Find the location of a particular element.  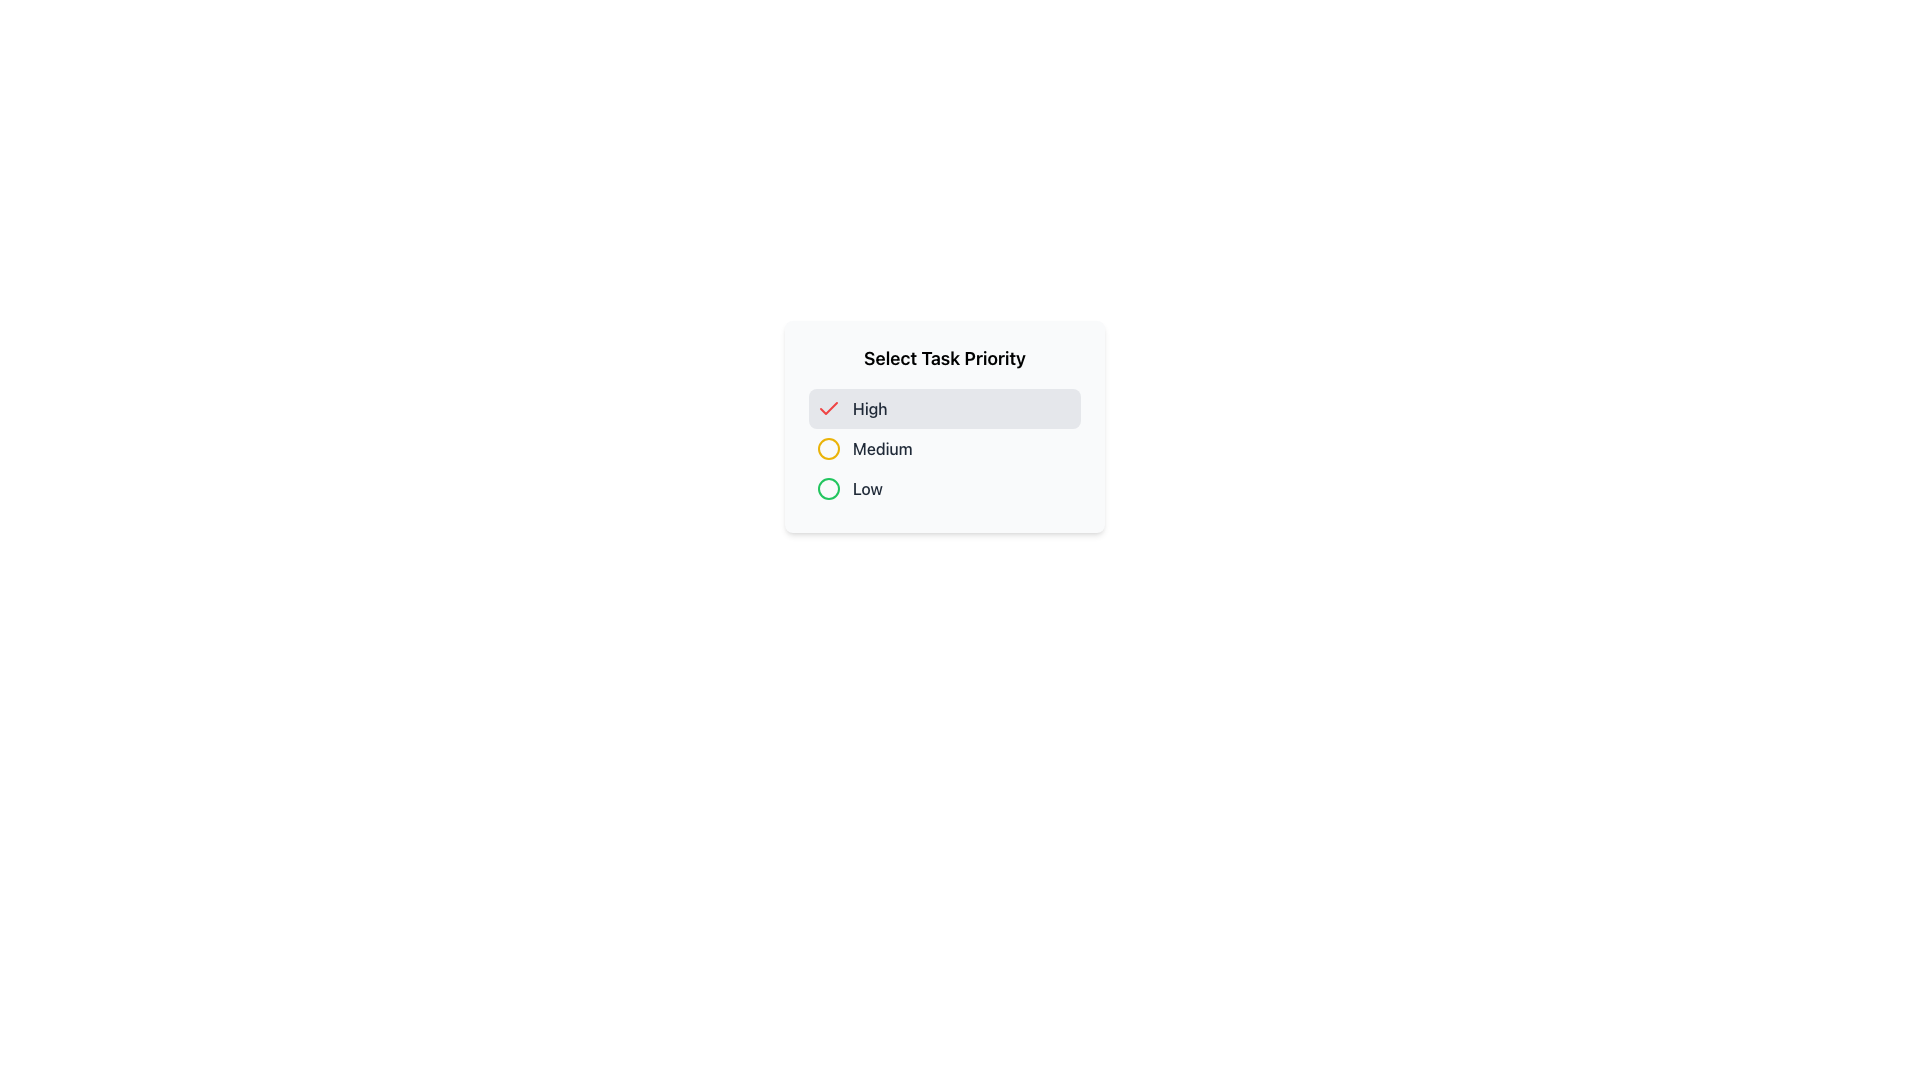

the 'Medium' priority text label located in the second row of the task priority options, next to the yellow circular icon is located at coordinates (881, 447).